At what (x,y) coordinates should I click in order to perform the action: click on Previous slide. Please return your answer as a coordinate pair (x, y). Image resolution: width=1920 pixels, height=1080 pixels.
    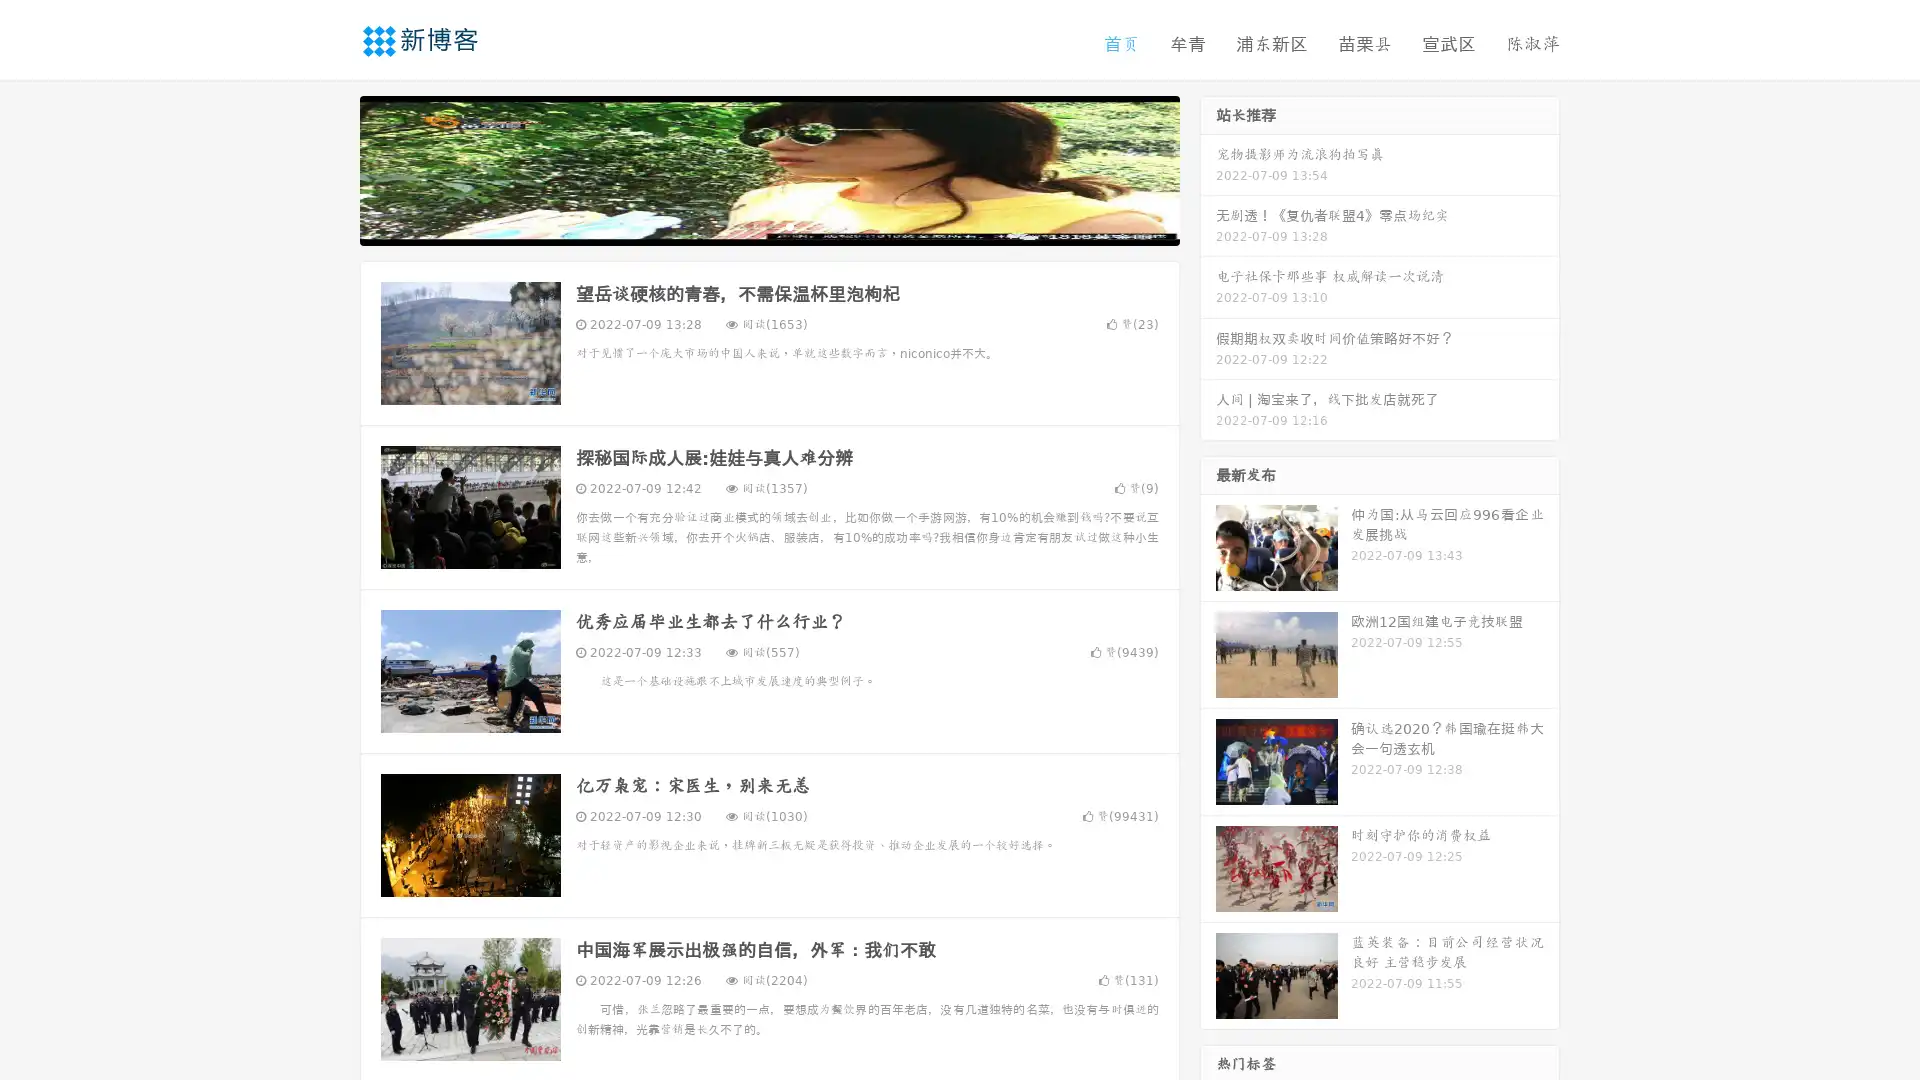
    Looking at the image, I should click on (330, 168).